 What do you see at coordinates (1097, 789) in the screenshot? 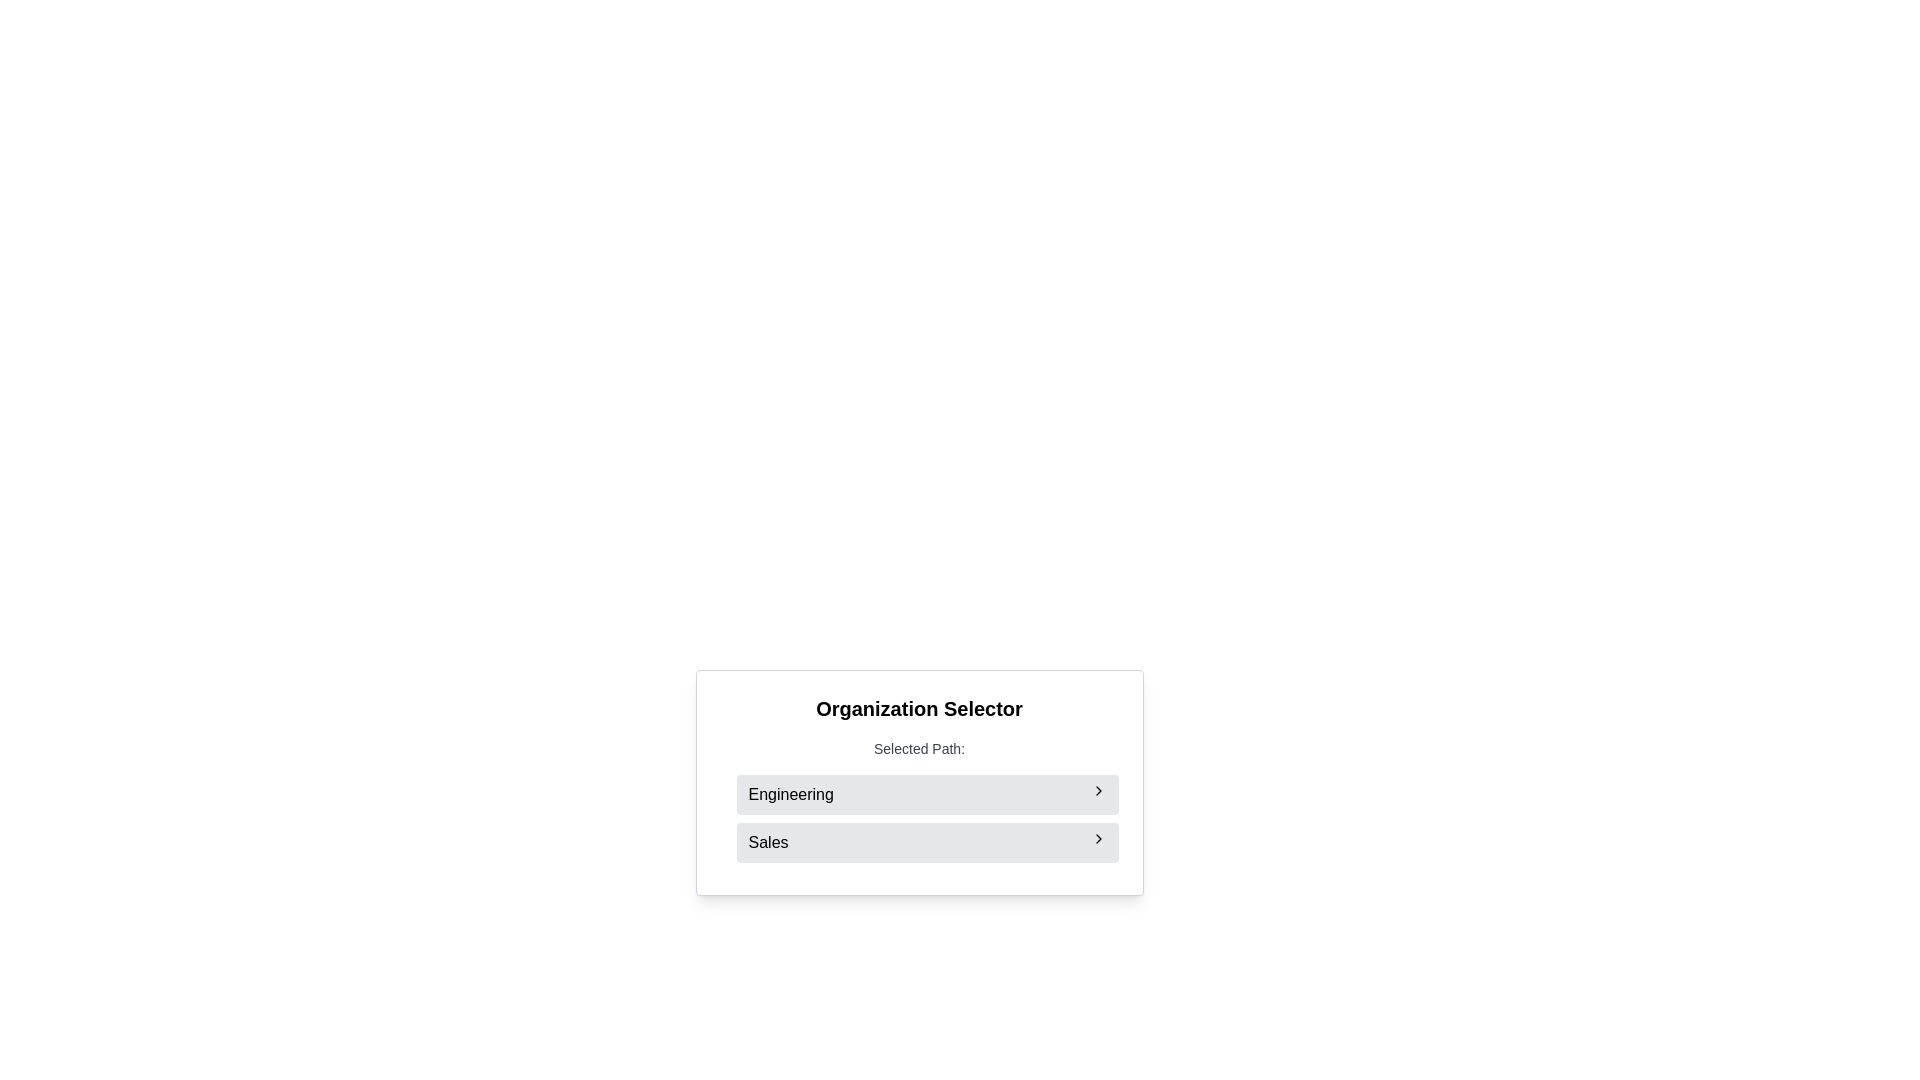
I see `the right-facing chevron icon located at the far-right of the 'Engineering' row` at bounding box center [1097, 789].